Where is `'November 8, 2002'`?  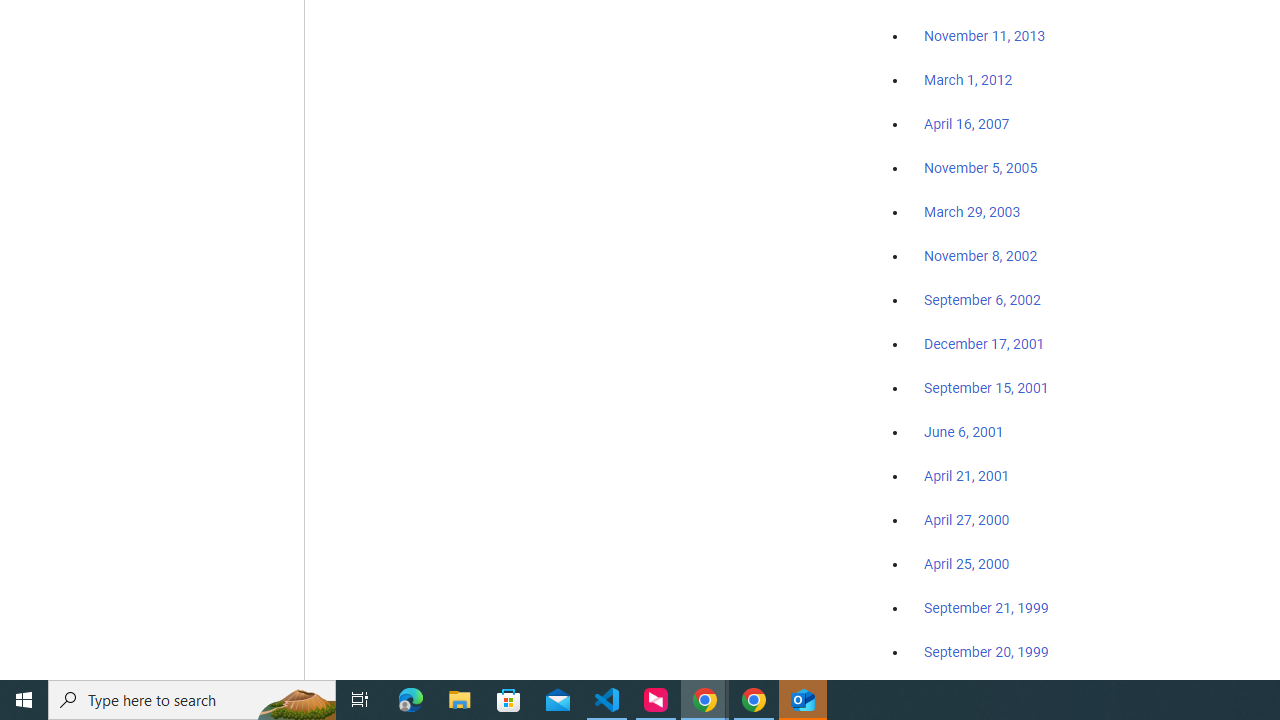 'November 8, 2002' is located at coordinates (981, 255).